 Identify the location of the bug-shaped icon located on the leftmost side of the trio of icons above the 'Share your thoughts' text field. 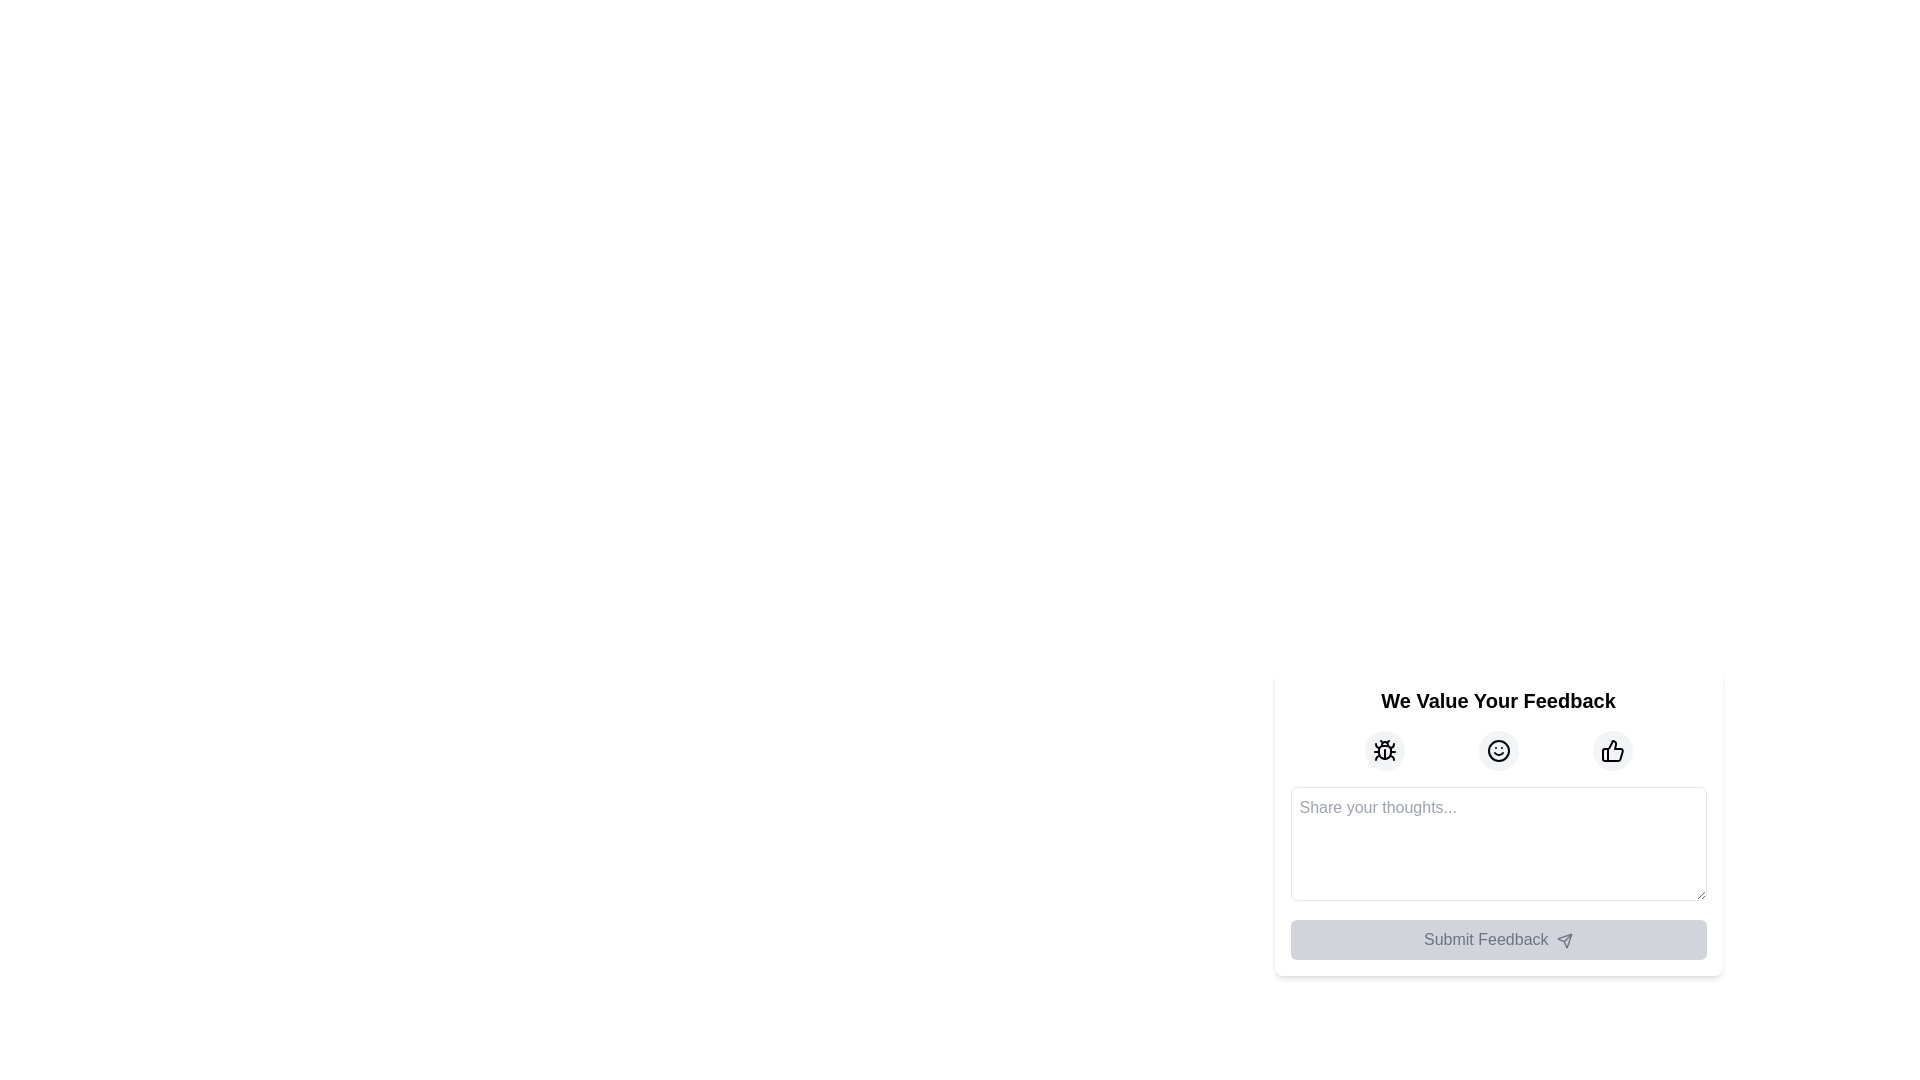
(1383, 751).